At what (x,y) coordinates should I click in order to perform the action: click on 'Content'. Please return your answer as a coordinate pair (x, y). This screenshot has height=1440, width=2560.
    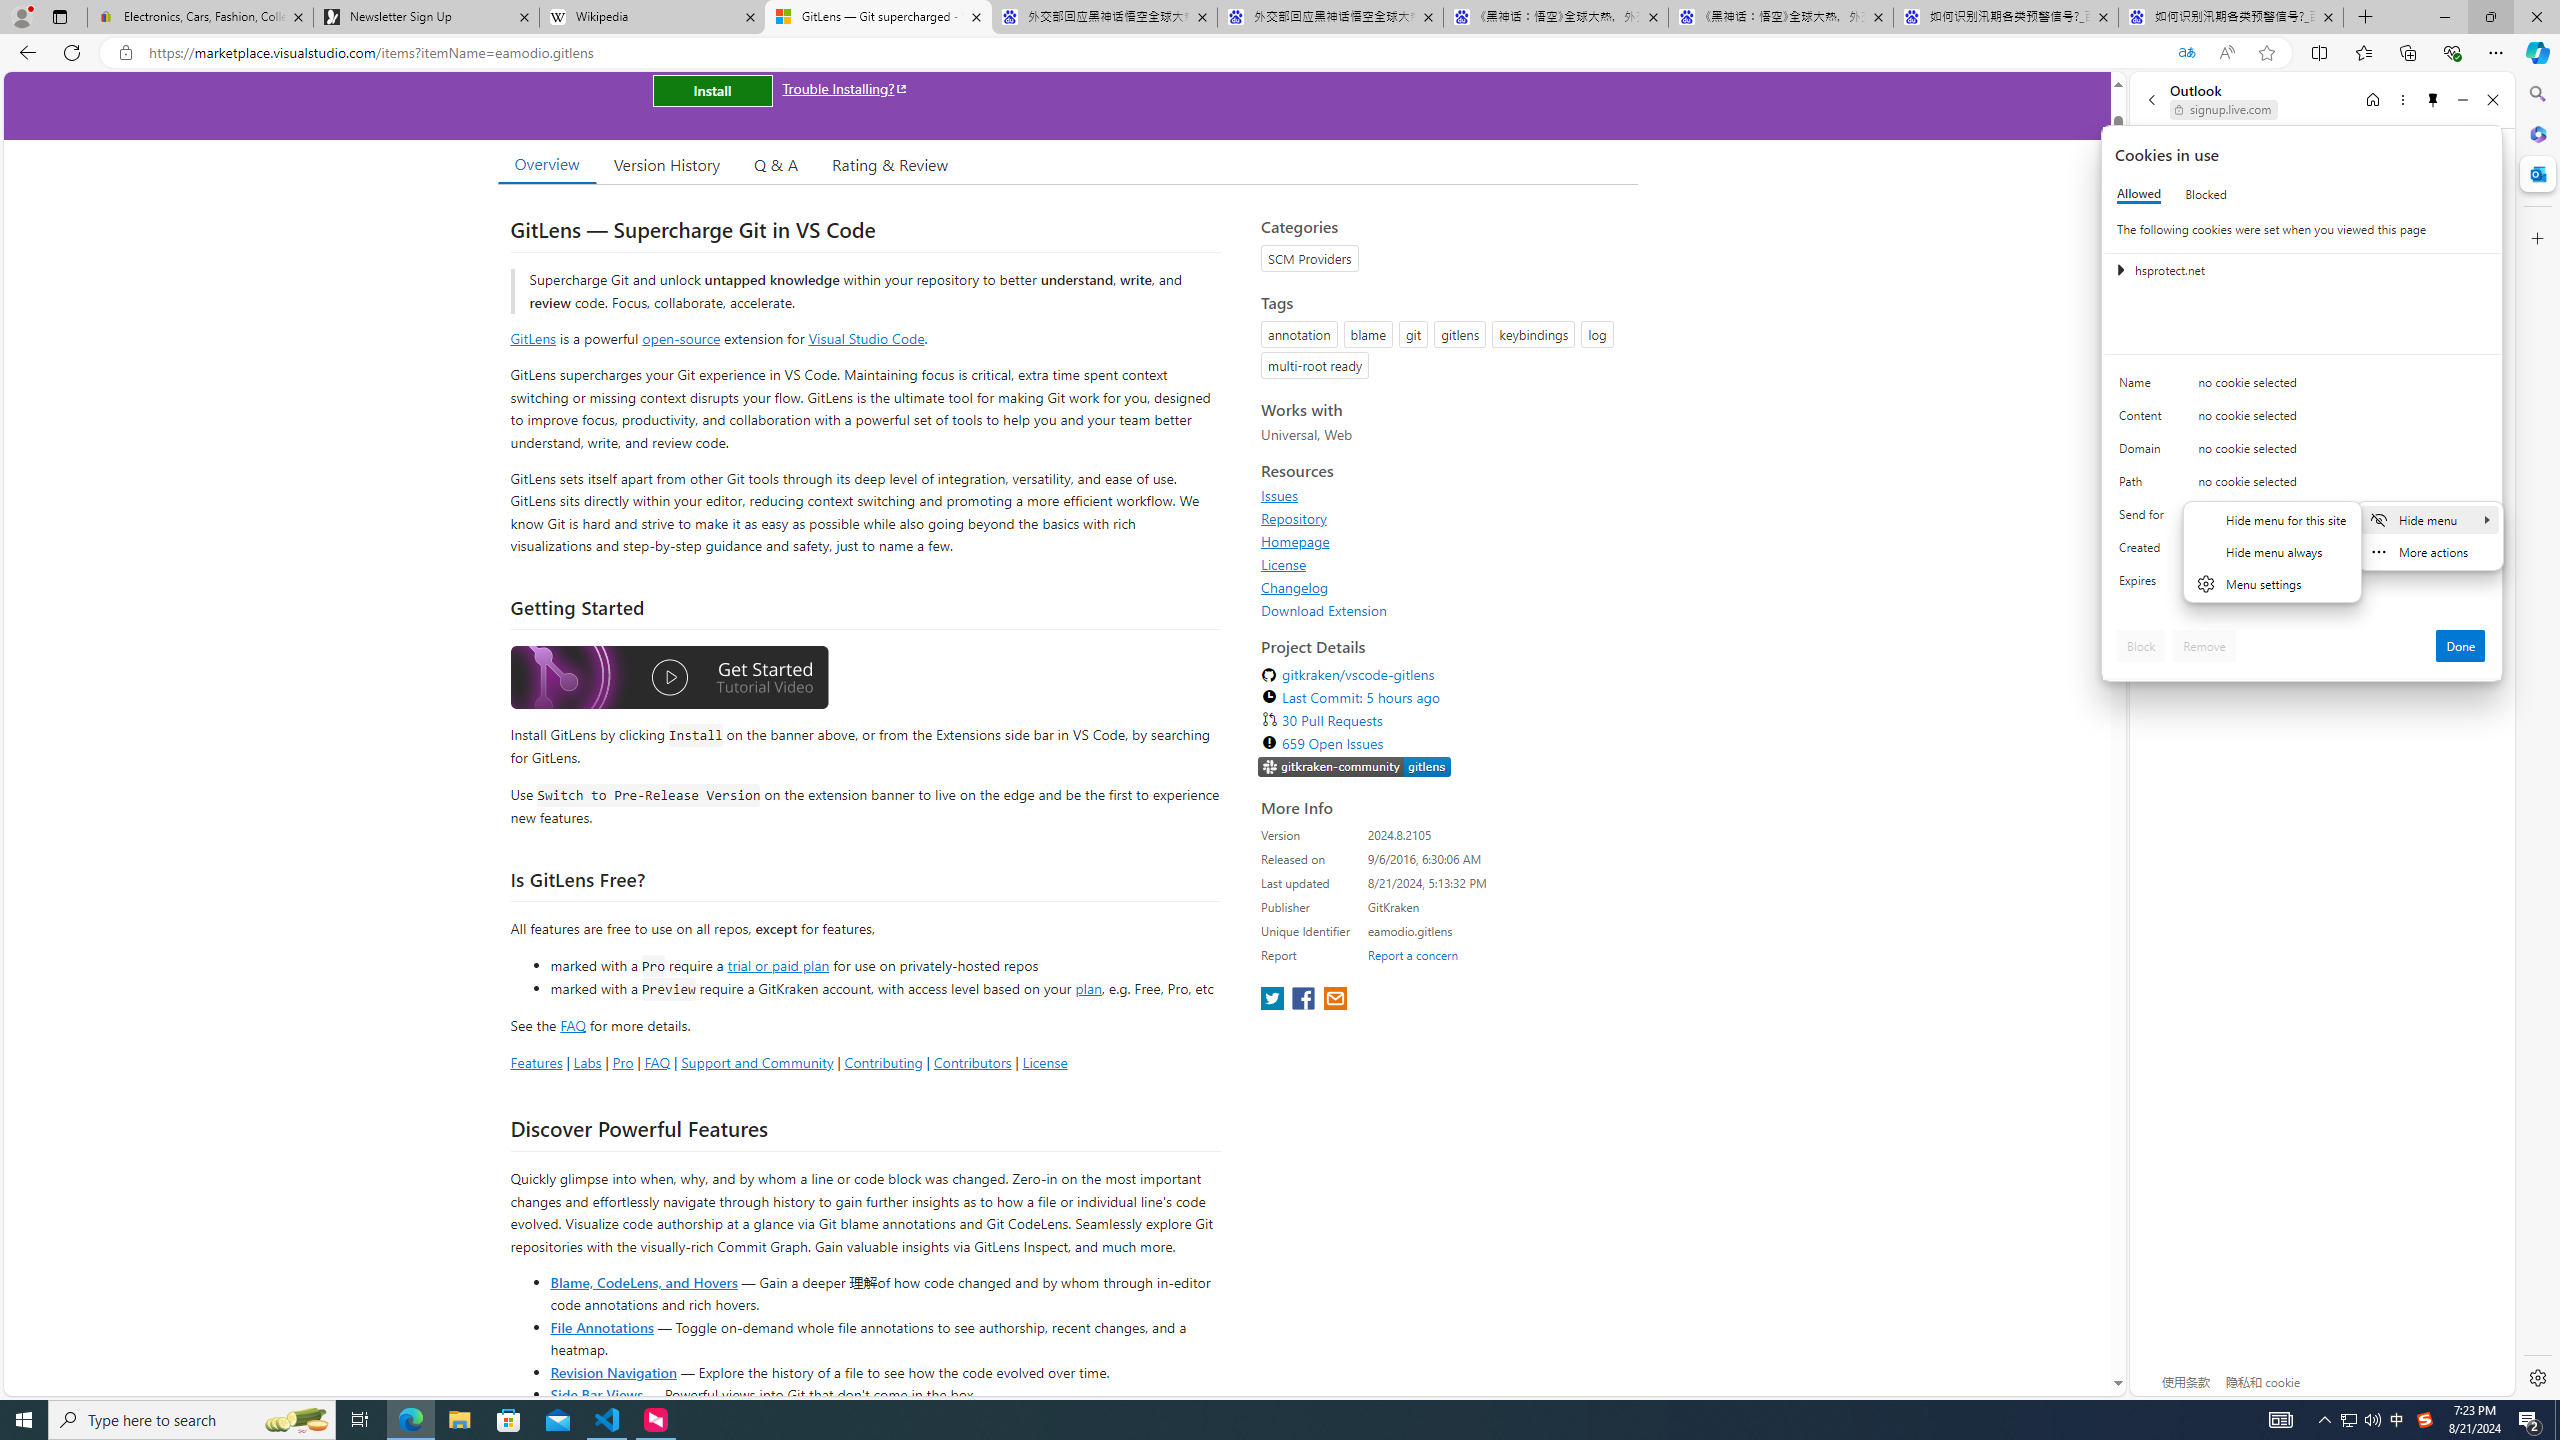
    Looking at the image, I should click on (2144, 420).